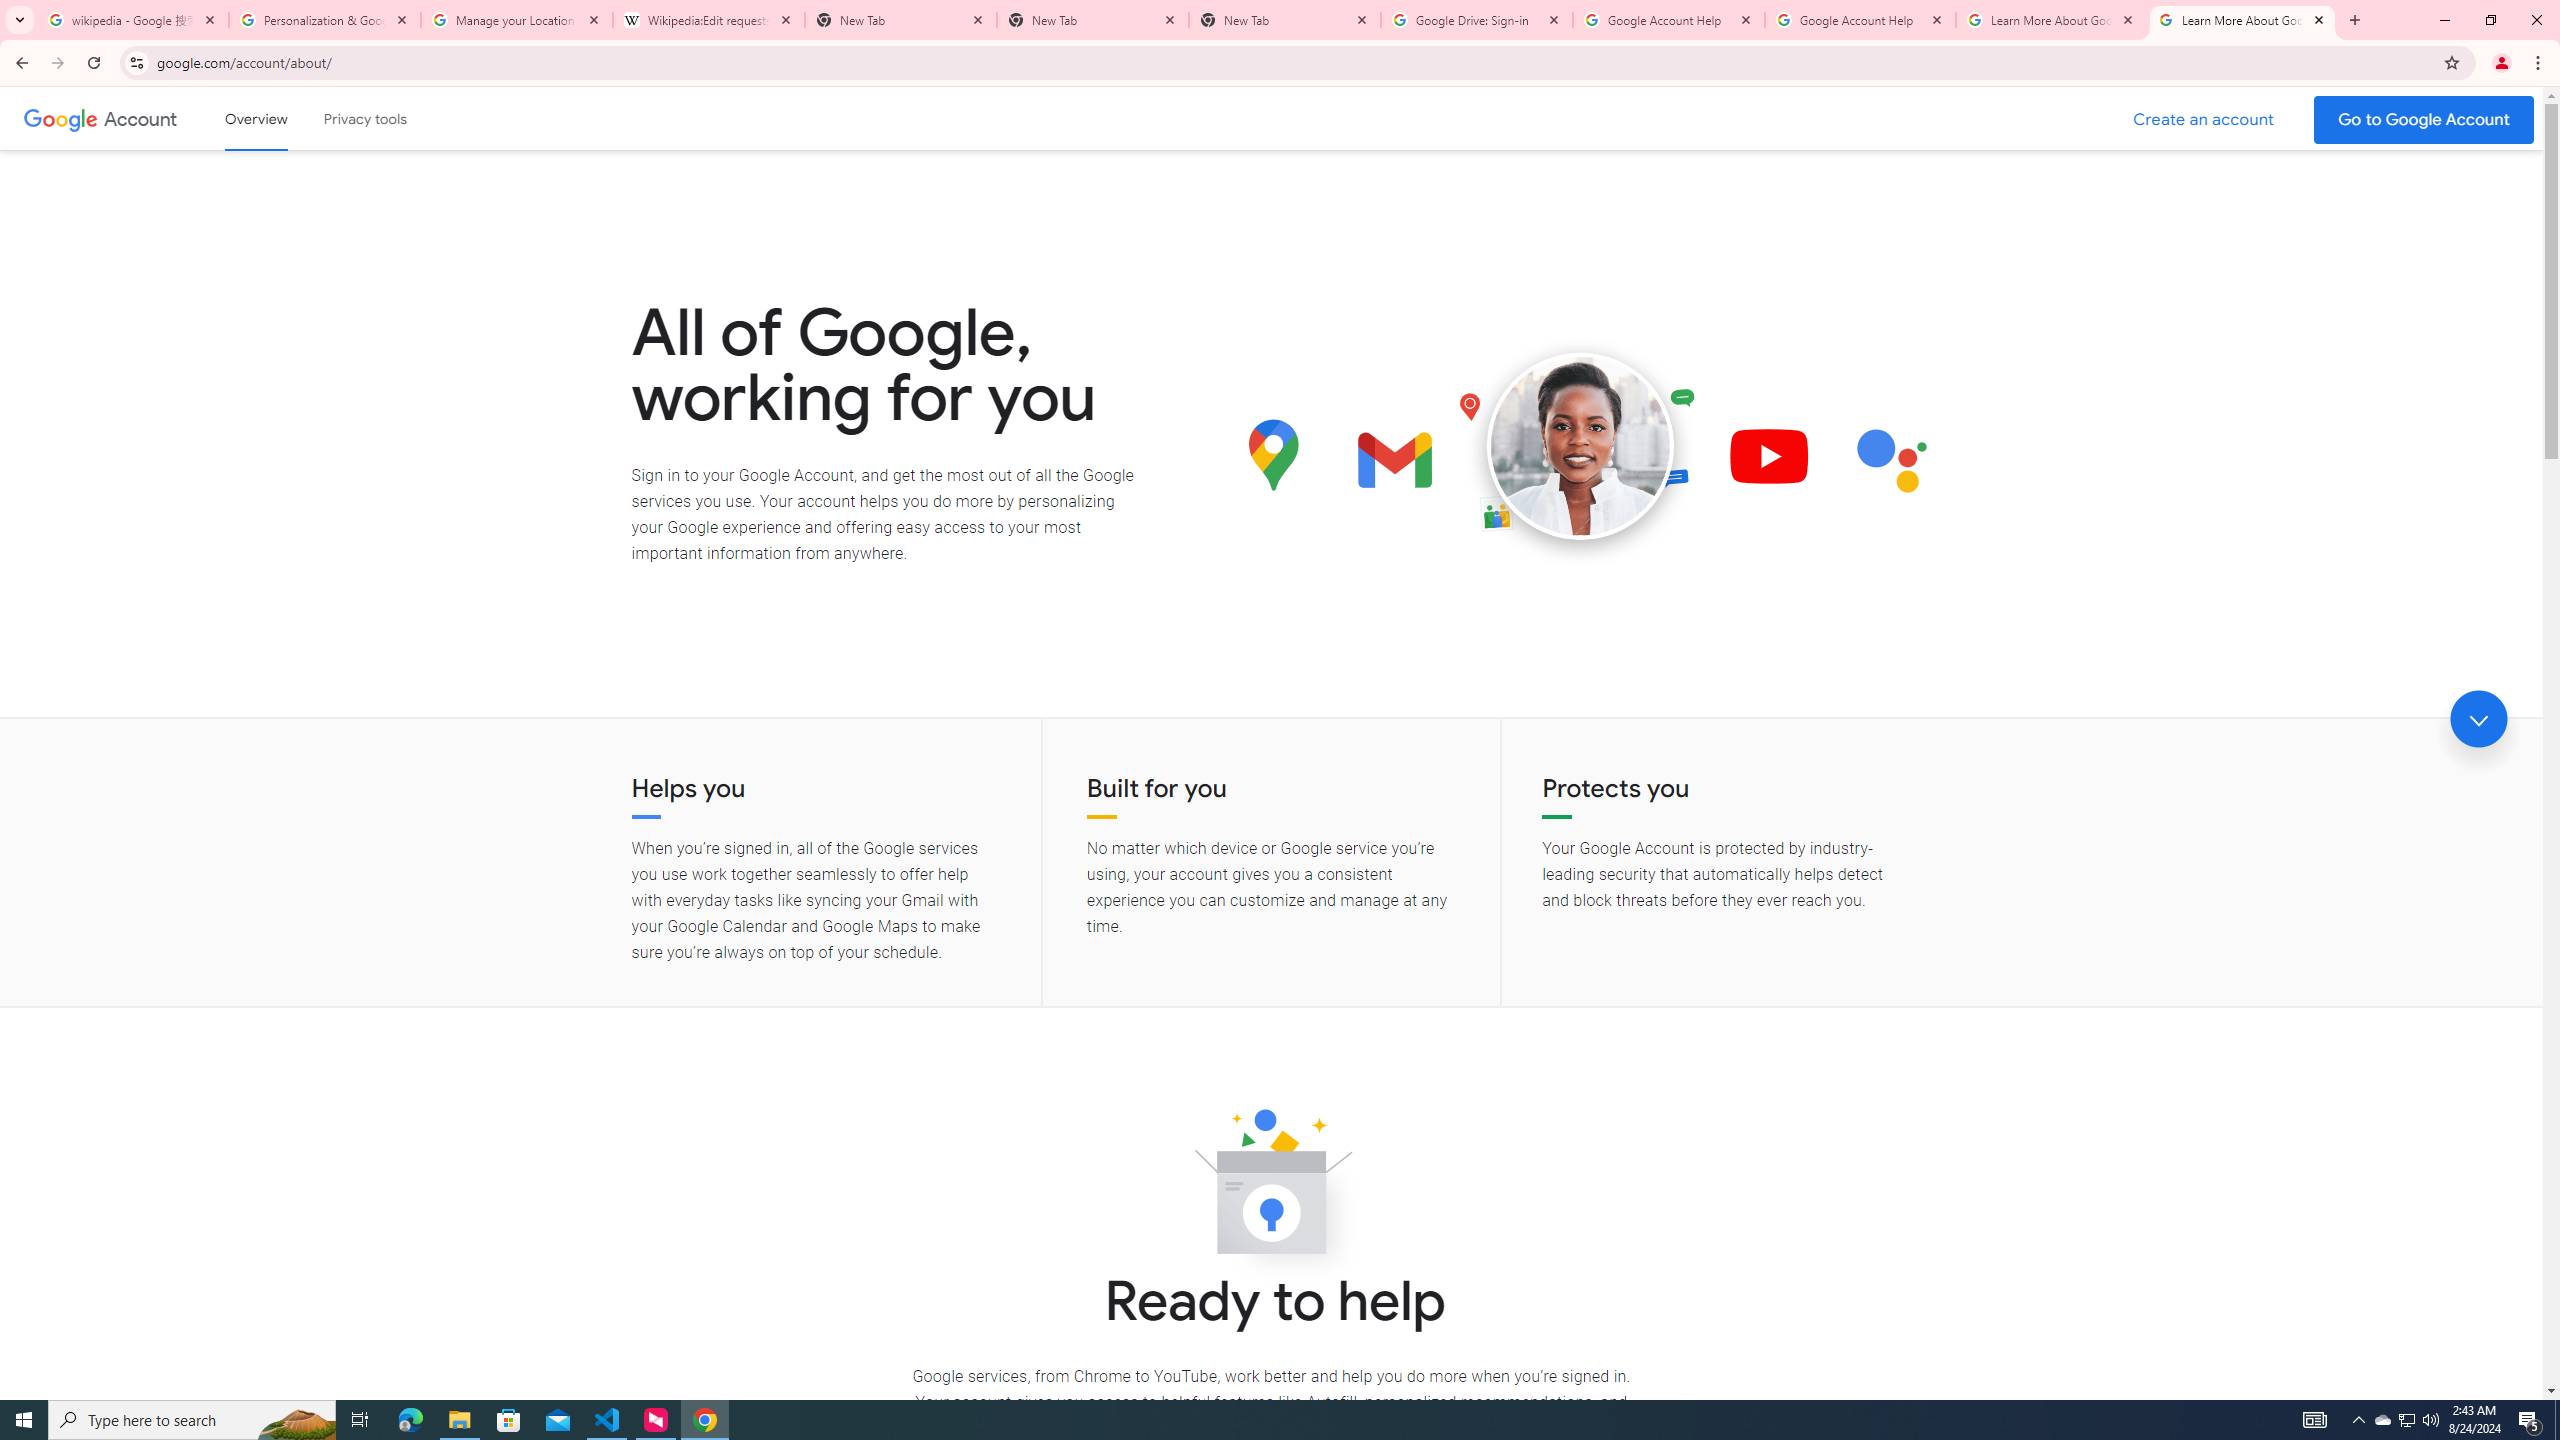 The image size is (2560, 1440). What do you see at coordinates (60, 118) in the screenshot?
I see `'Google logo'` at bounding box center [60, 118].